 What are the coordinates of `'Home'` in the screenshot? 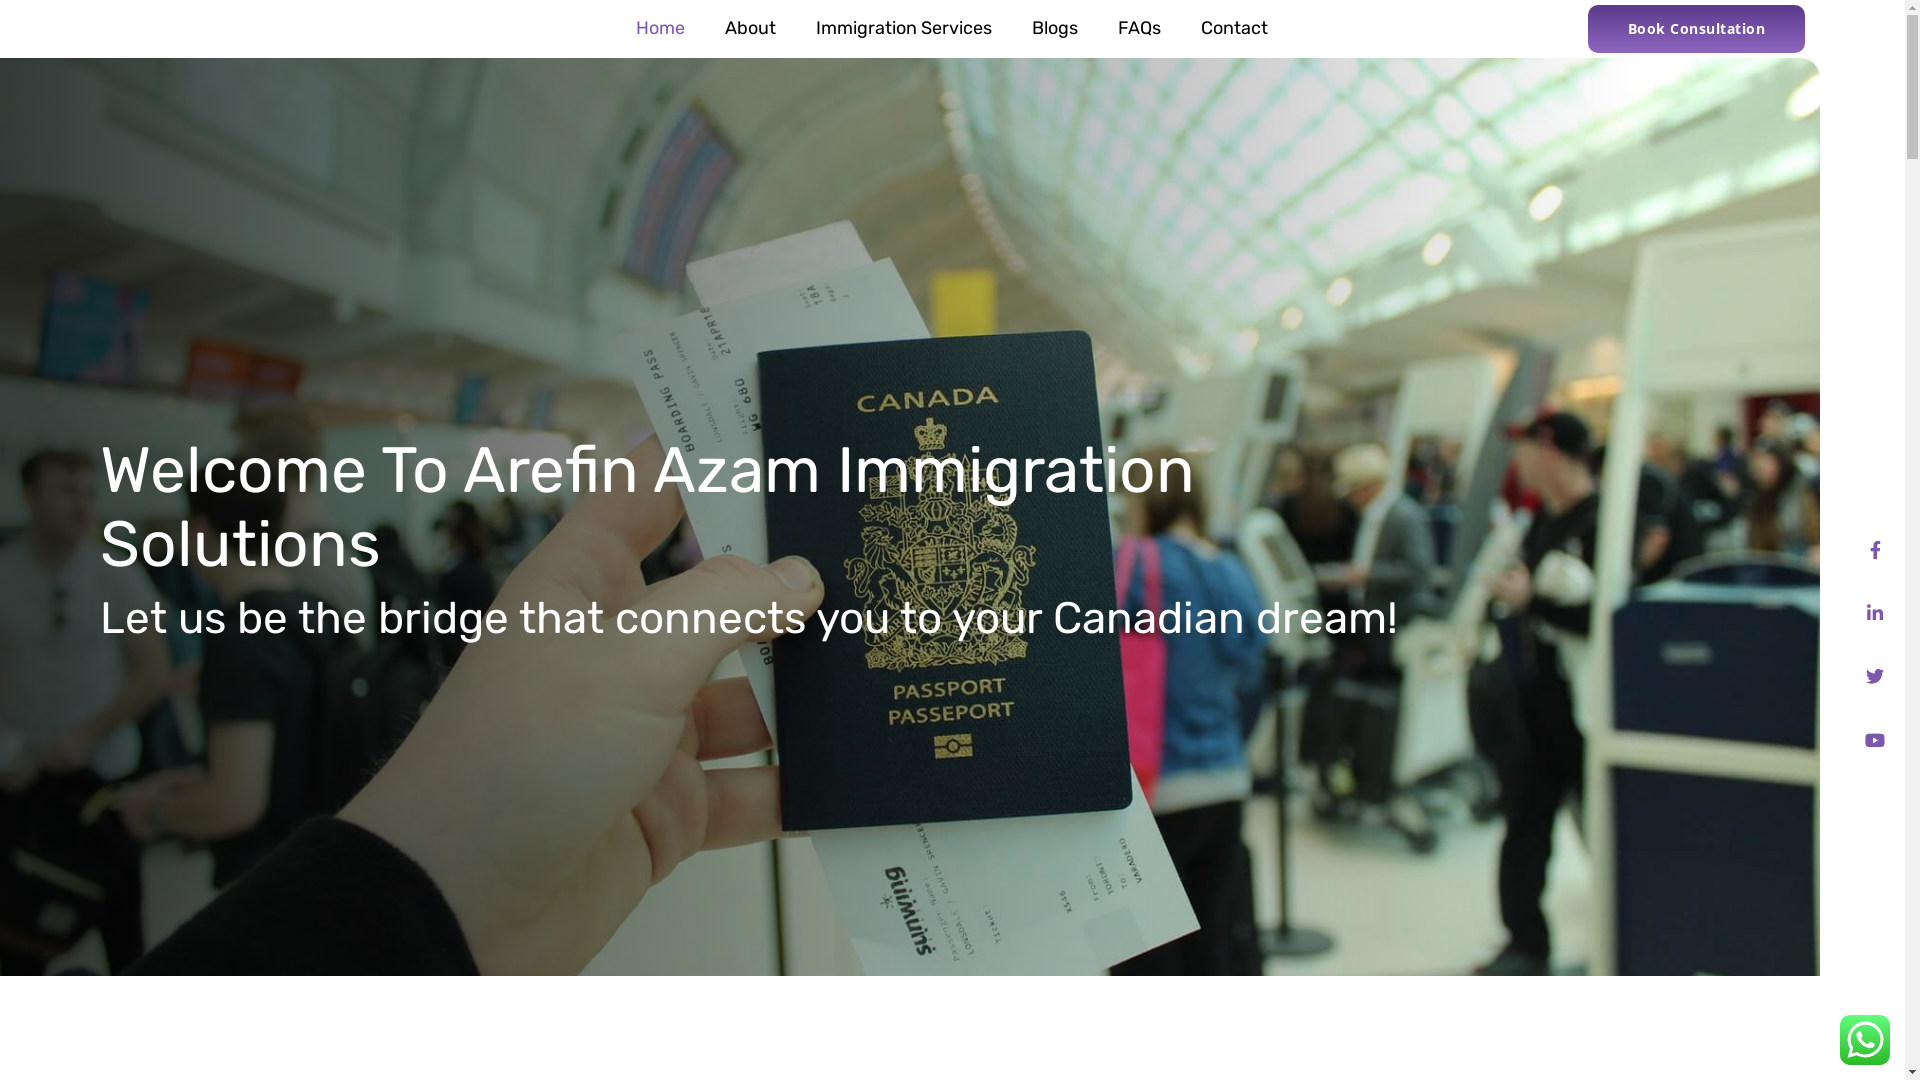 It's located at (660, 28).